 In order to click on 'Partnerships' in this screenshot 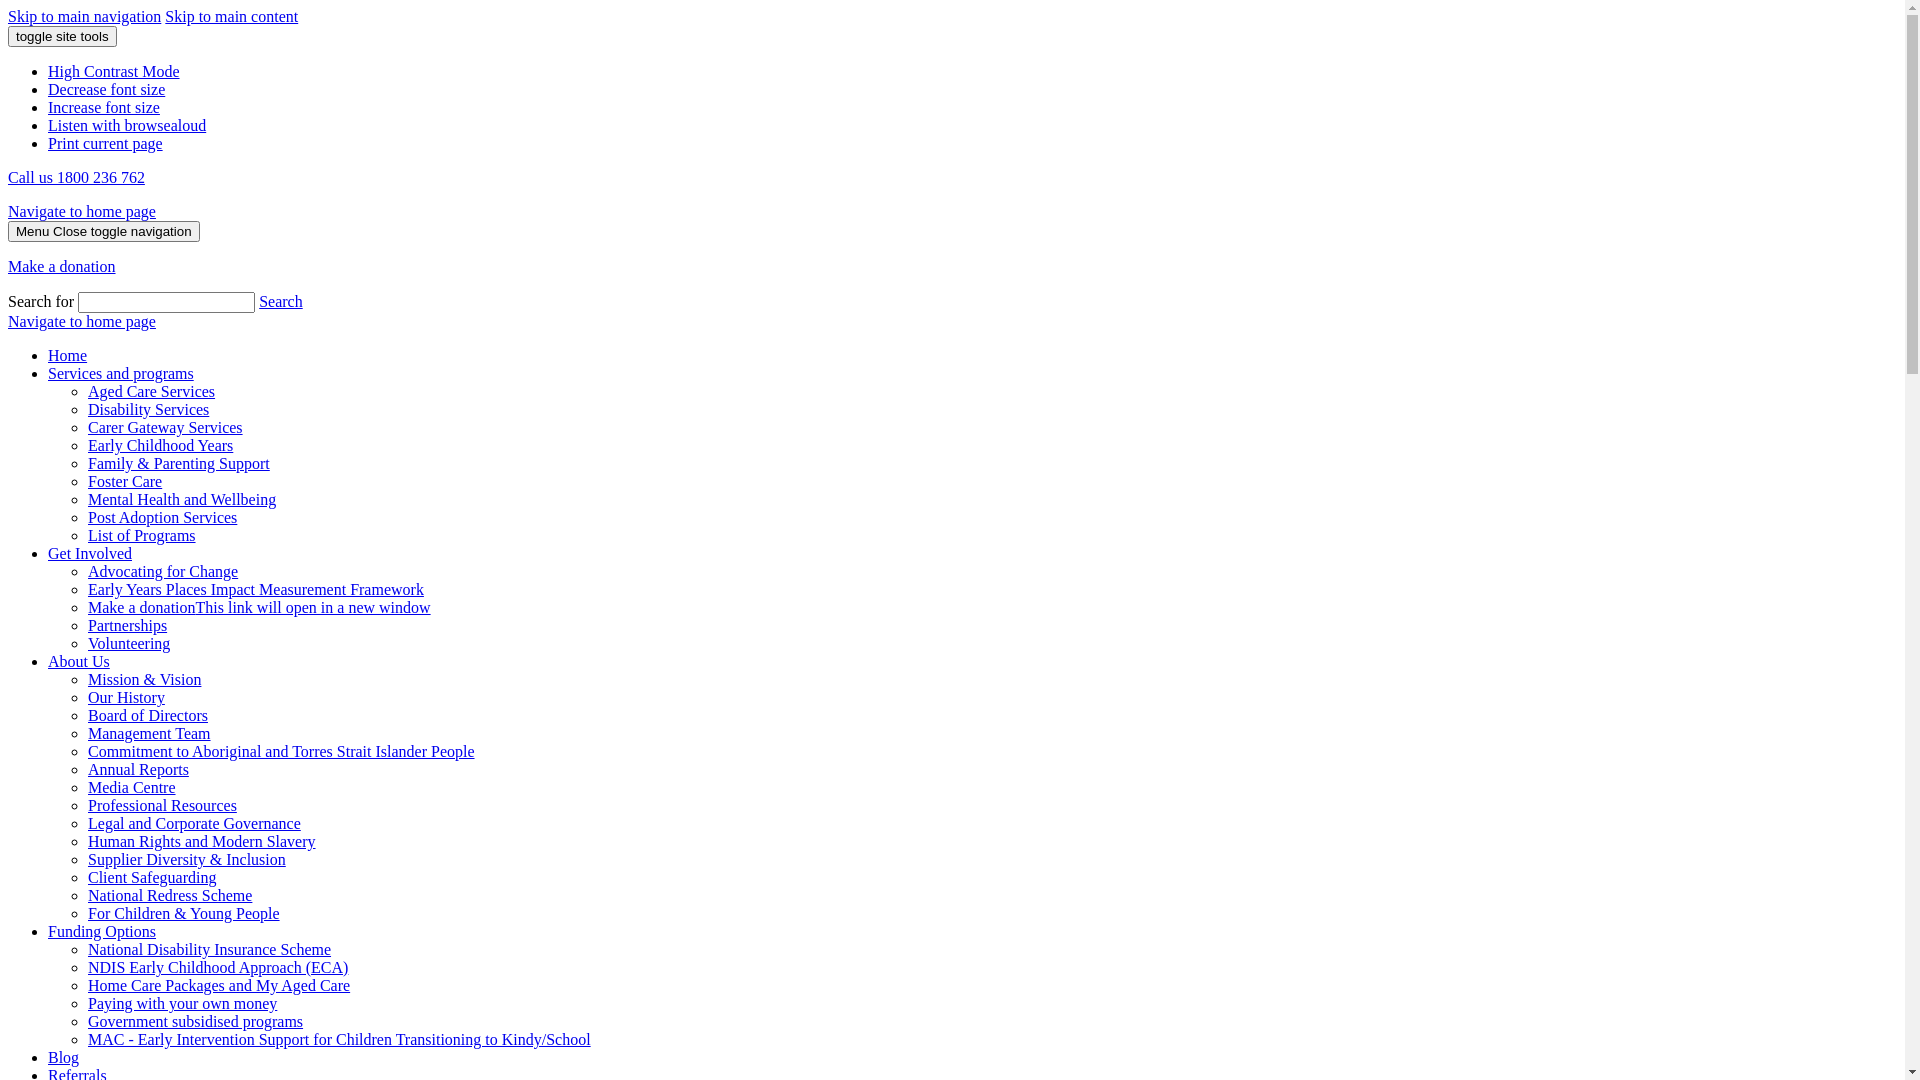, I will do `click(126, 624)`.